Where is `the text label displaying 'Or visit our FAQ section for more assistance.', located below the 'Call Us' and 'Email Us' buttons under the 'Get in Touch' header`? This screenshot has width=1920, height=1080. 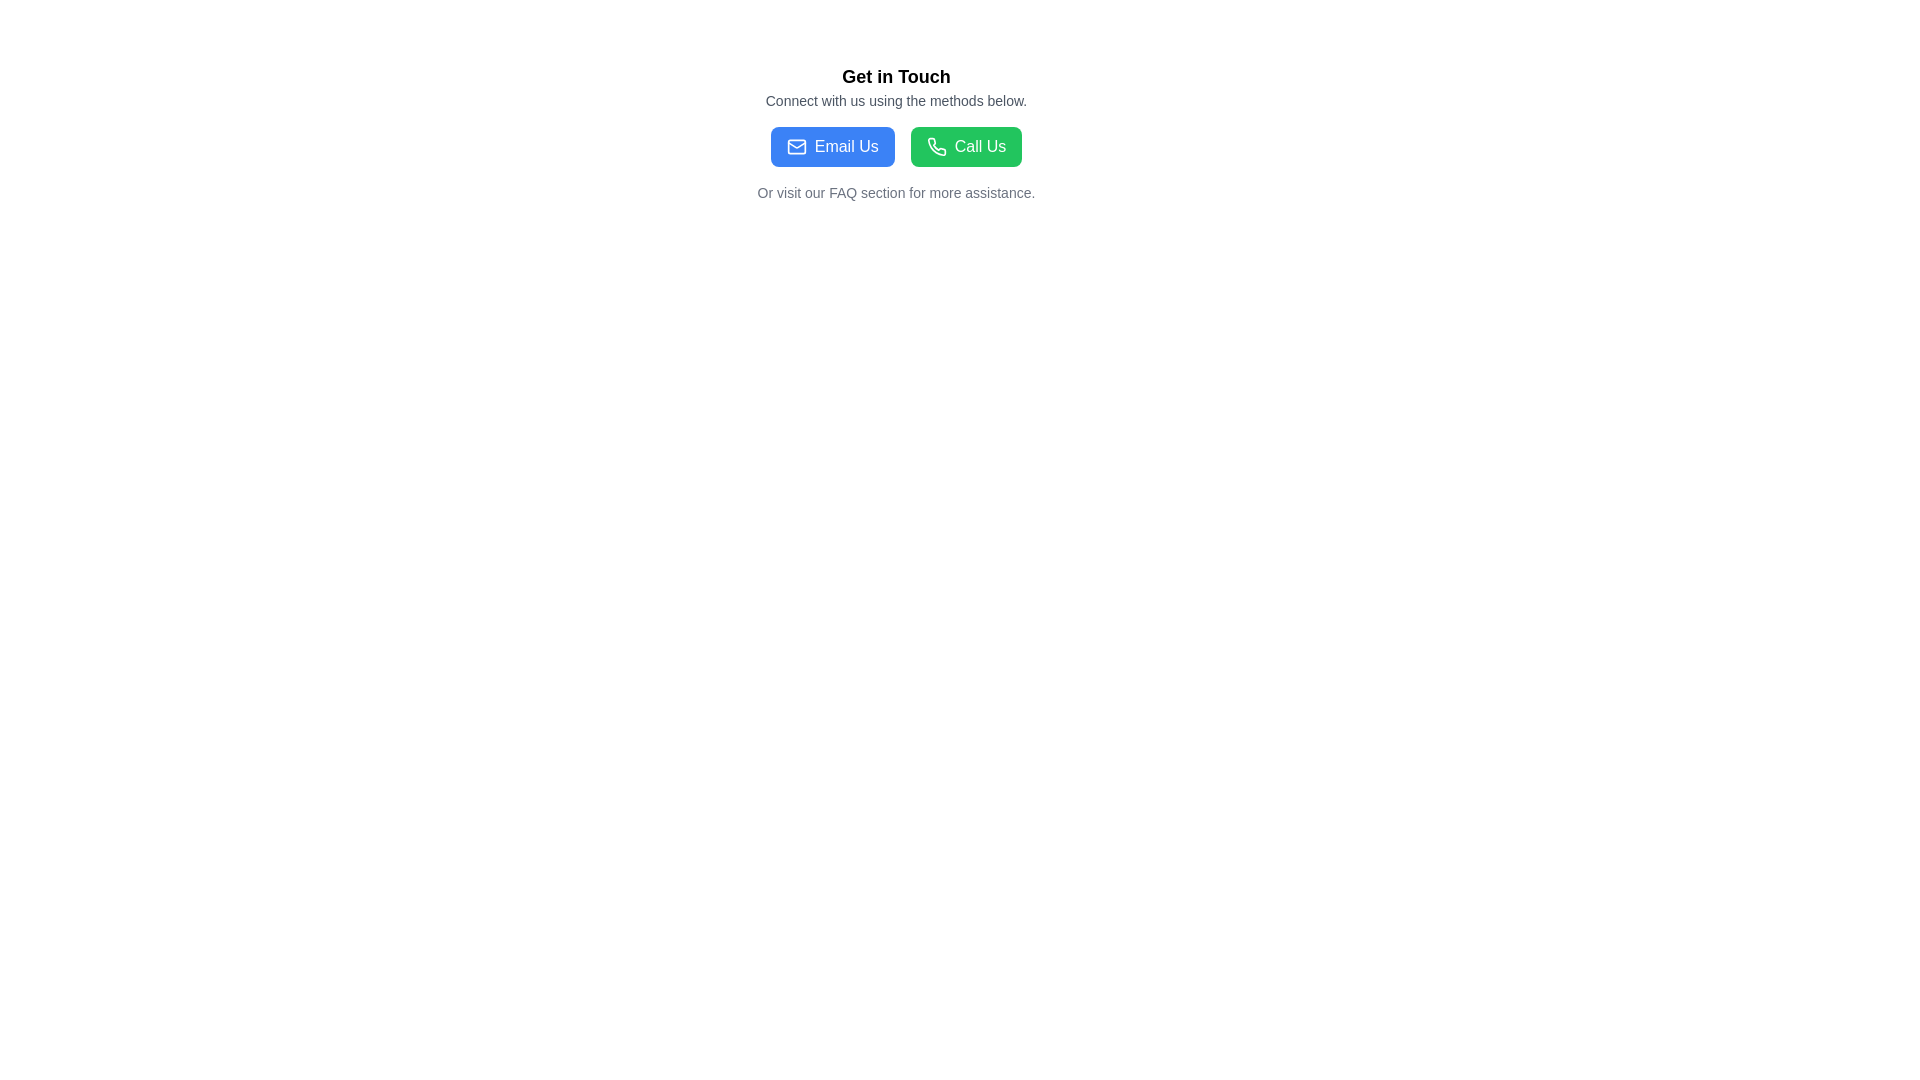 the text label displaying 'Or visit our FAQ section for more assistance.', located below the 'Call Us' and 'Email Us' buttons under the 'Get in Touch' header is located at coordinates (895, 192).